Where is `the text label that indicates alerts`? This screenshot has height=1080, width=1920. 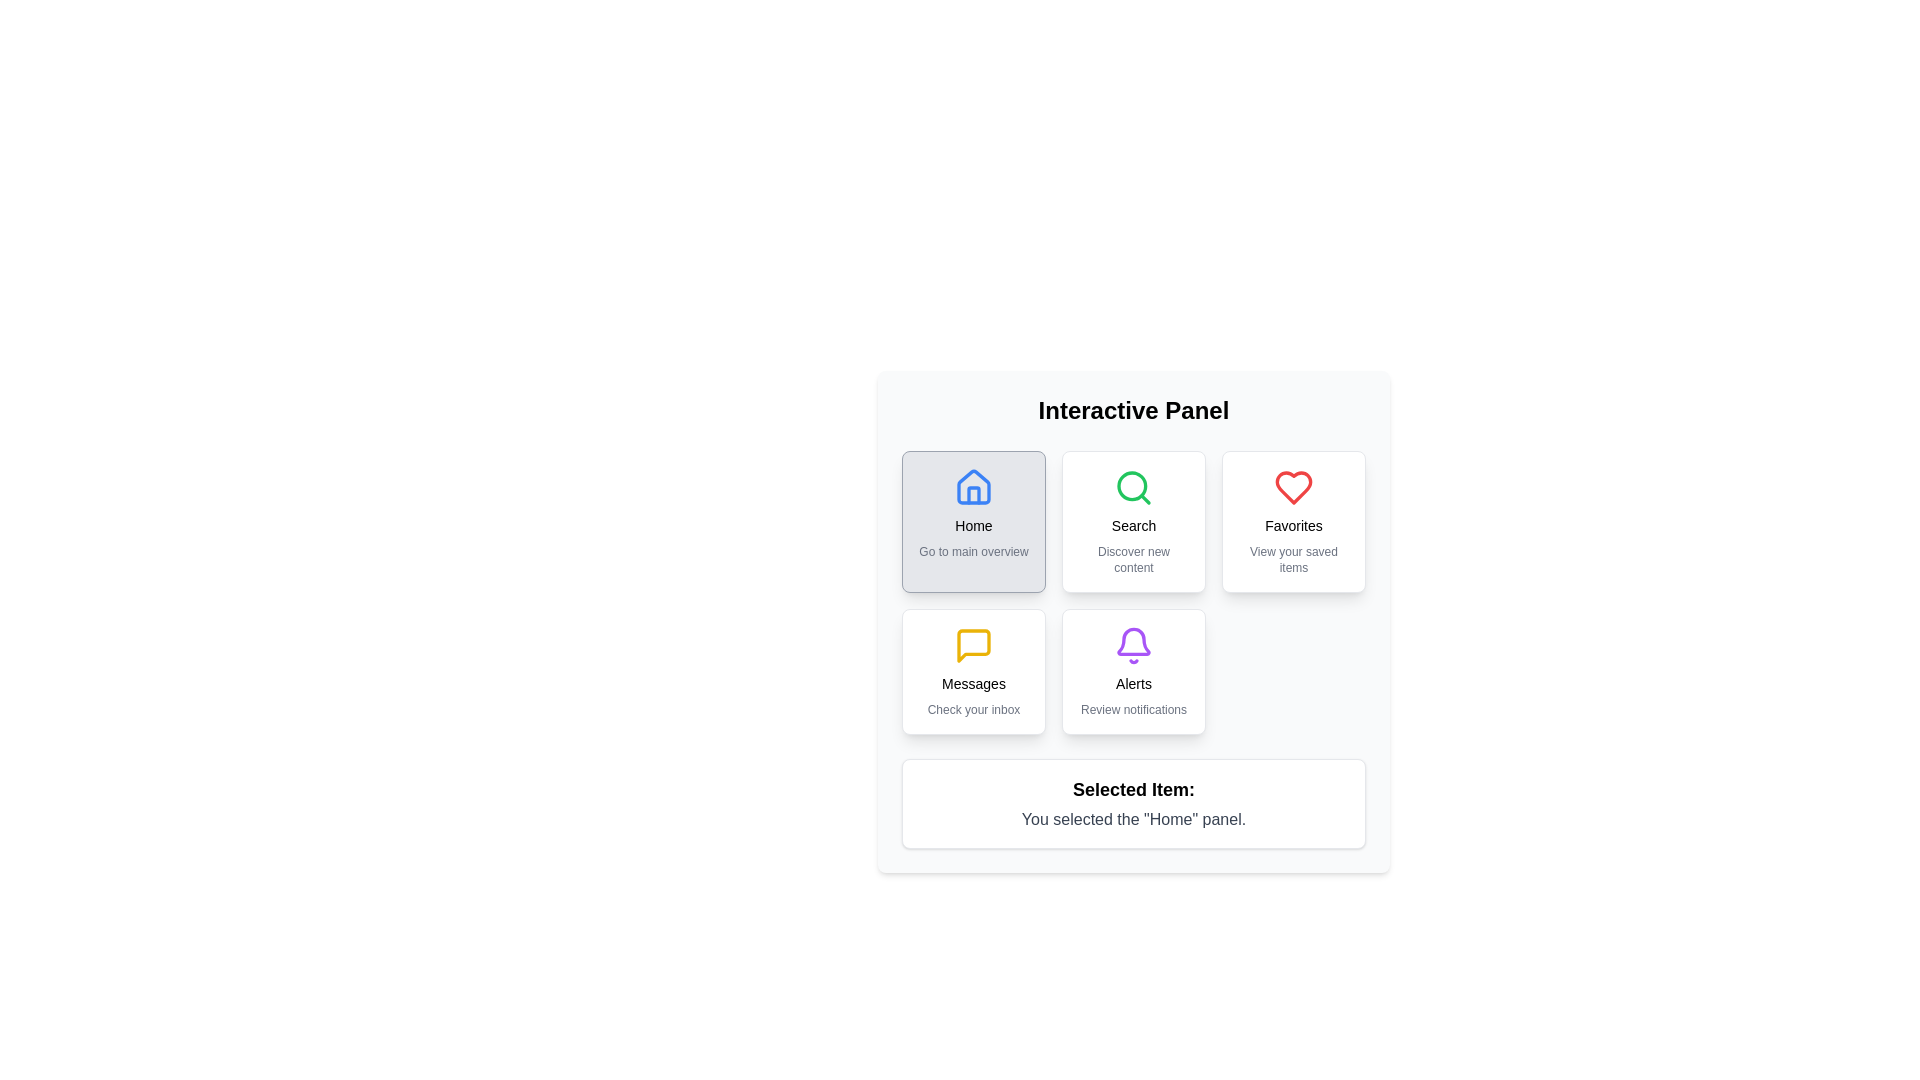
the text label that indicates alerts is located at coordinates (1133, 682).